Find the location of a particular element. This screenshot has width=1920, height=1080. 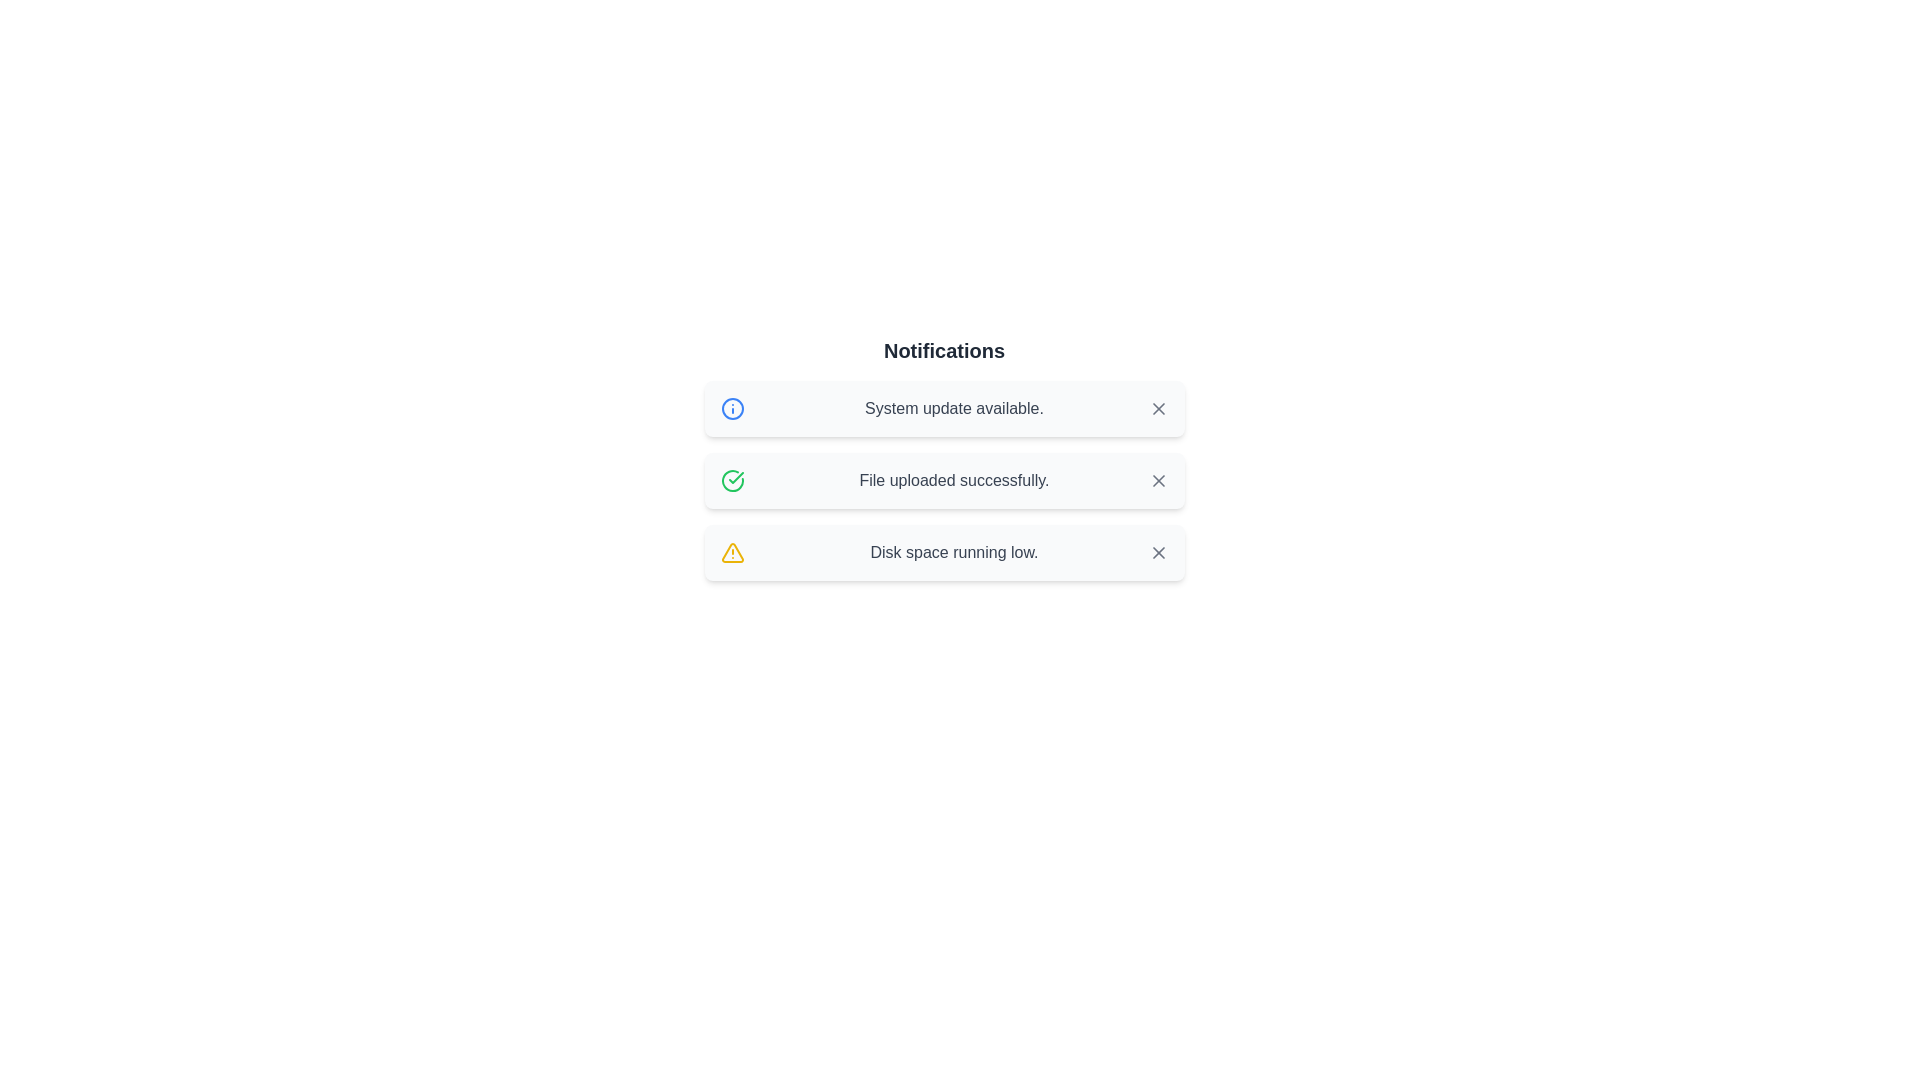

the dismiss icon located at the far-right side of the notification card that indicates 'File uploaded successfully.' is located at coordinates (1158, 481).